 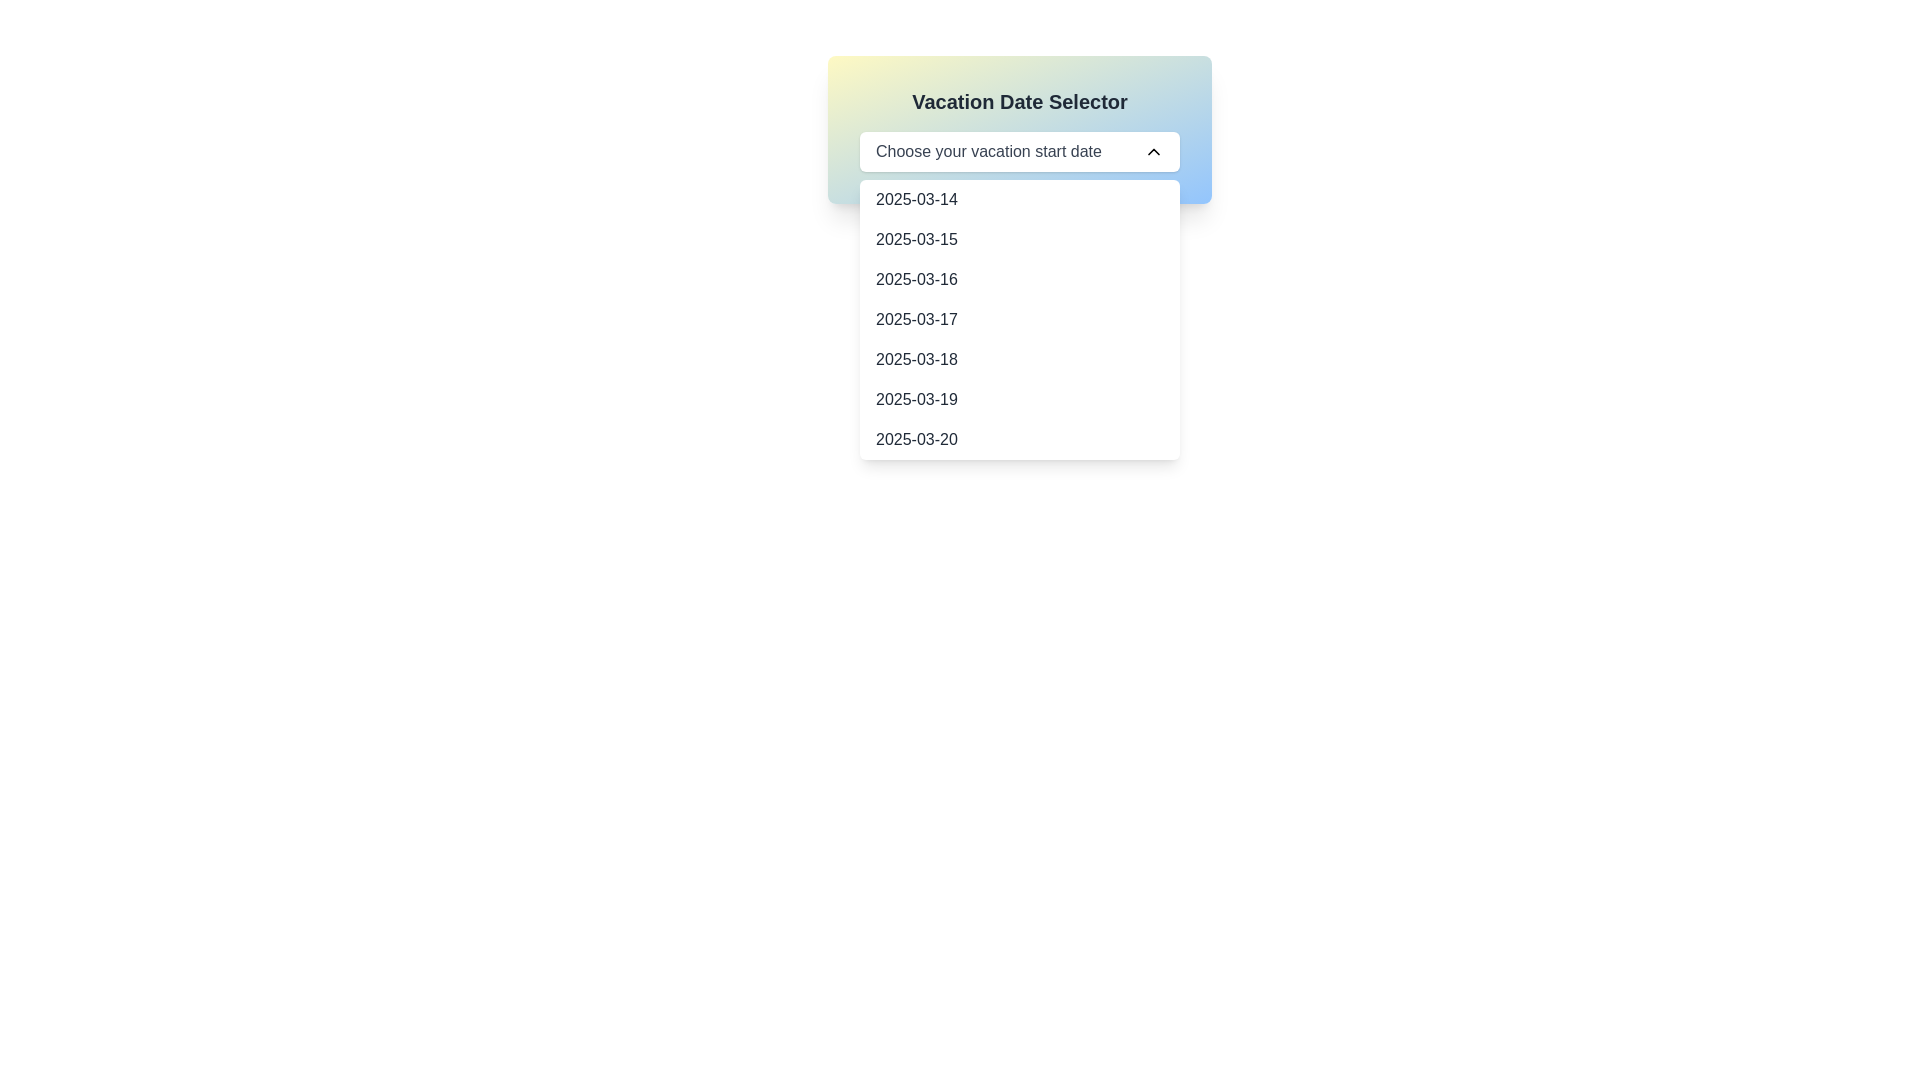 I want to click on the selectable dropdown item displaying the date '2025-03-17', so click(x=915, y=319).